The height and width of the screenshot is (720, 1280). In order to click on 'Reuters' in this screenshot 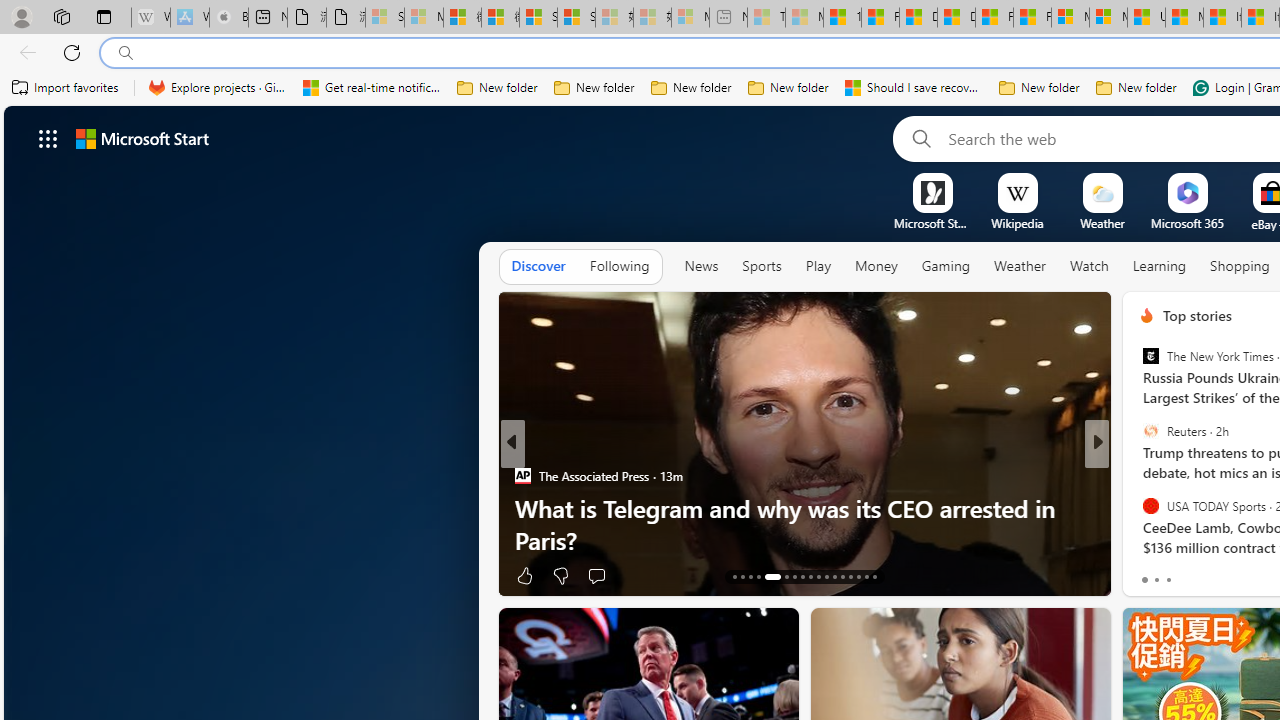, I will do `click(1150, 430)`.